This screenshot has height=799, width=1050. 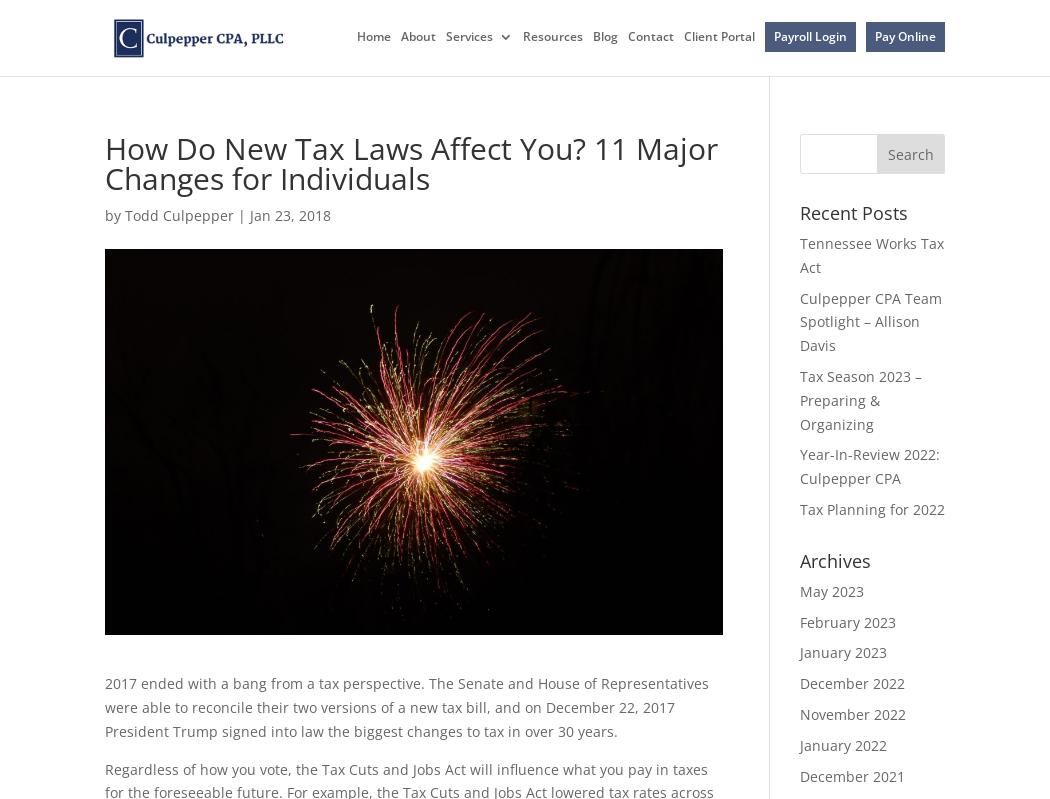 I want to click on 'Services for Individuals', so click(x=563, y=115).